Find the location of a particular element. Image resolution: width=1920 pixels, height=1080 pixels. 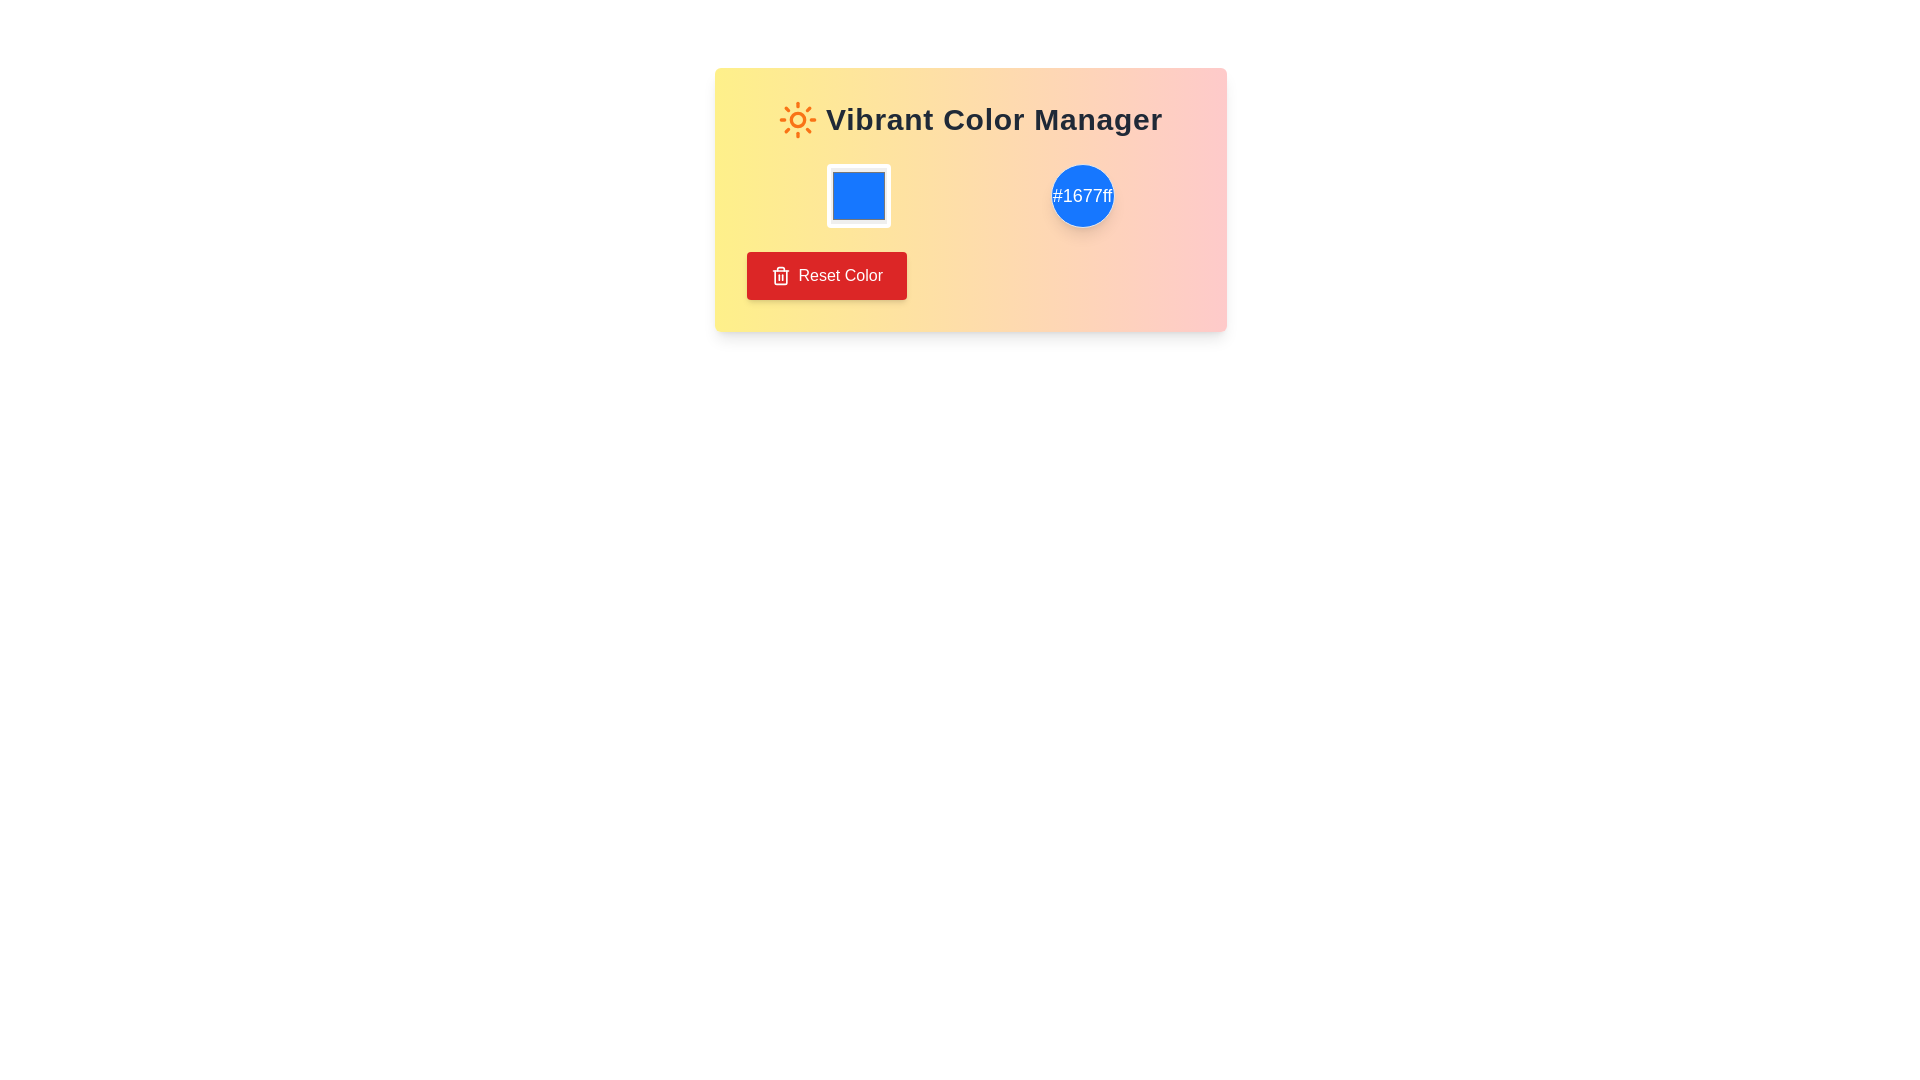

the text label located within the reset button at the bottom-left area of the card, which is associated with a trash icon is located at coordinates (840, 276).